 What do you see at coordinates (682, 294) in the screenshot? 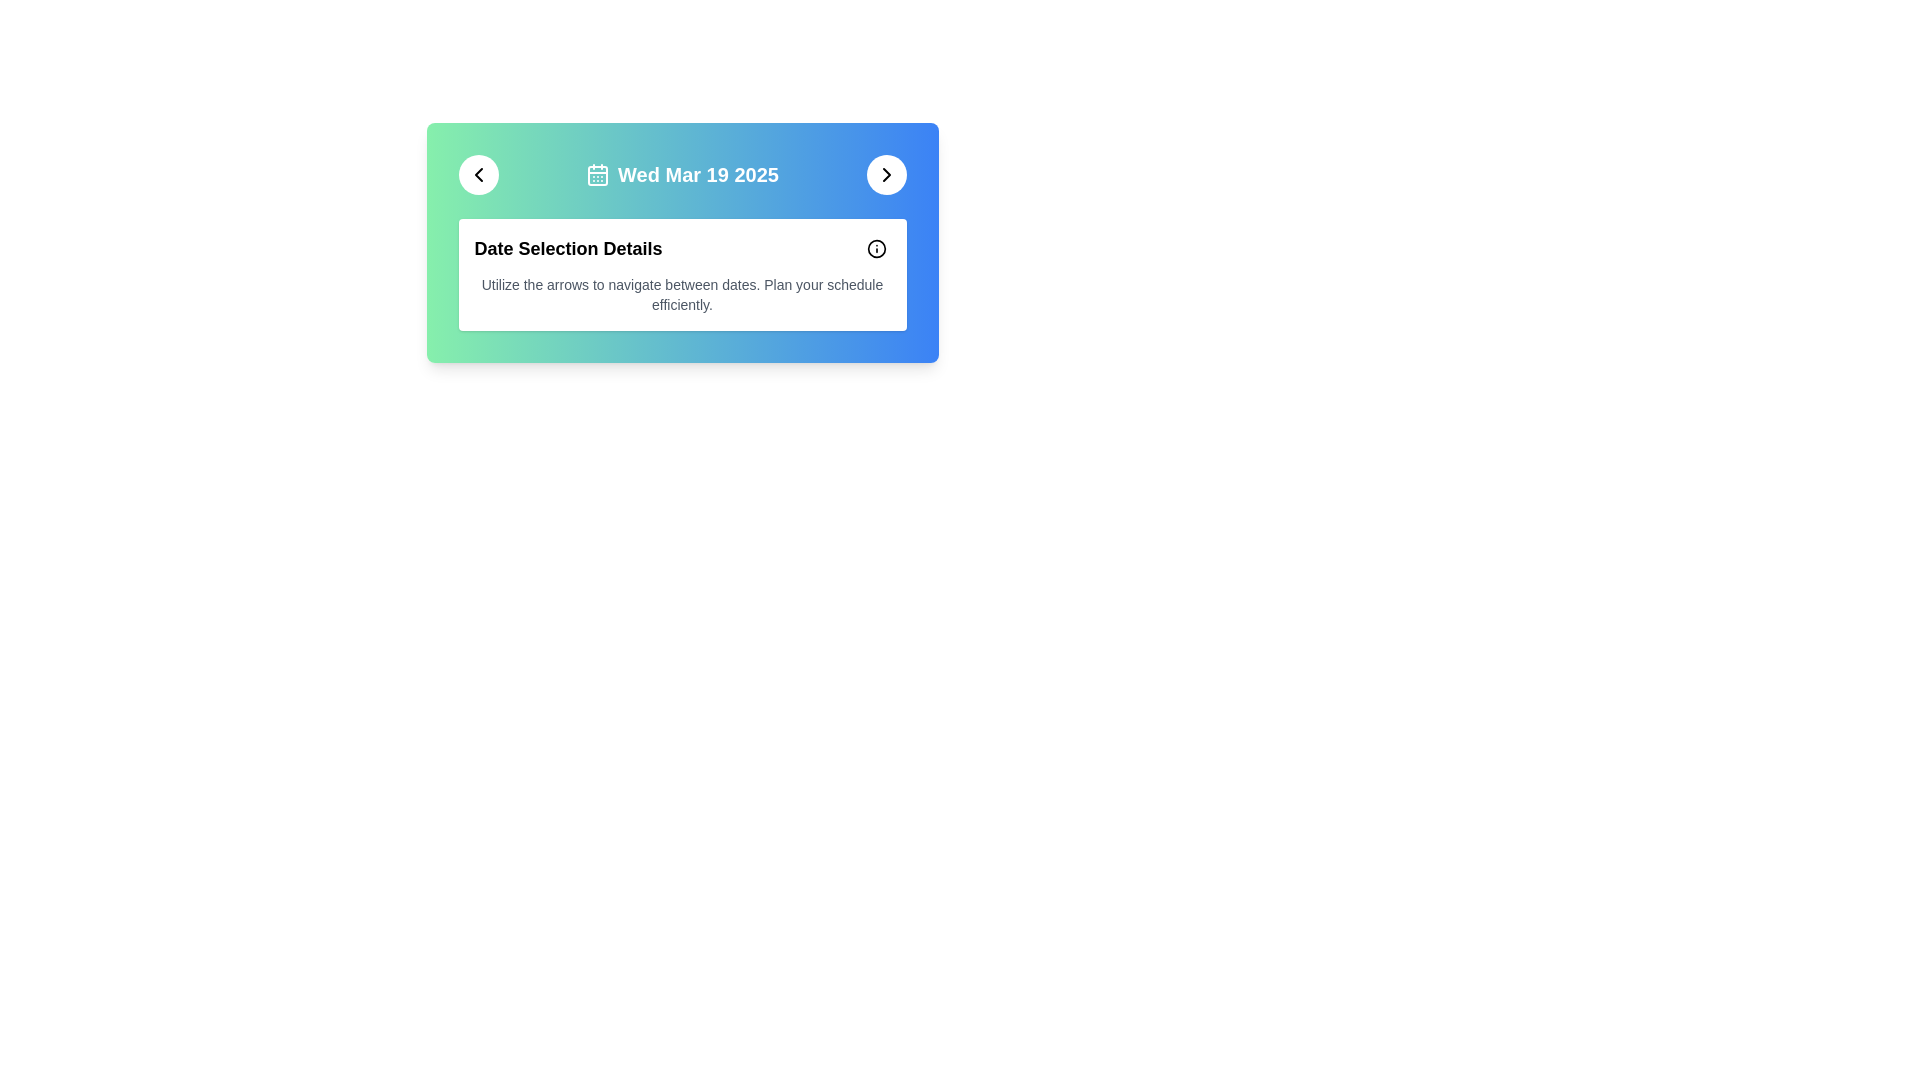
I see `the static text providing guidance on interacting with the date navigation functionality, located below the 'Date Selection Details' header` at bounding box center [682, 294].